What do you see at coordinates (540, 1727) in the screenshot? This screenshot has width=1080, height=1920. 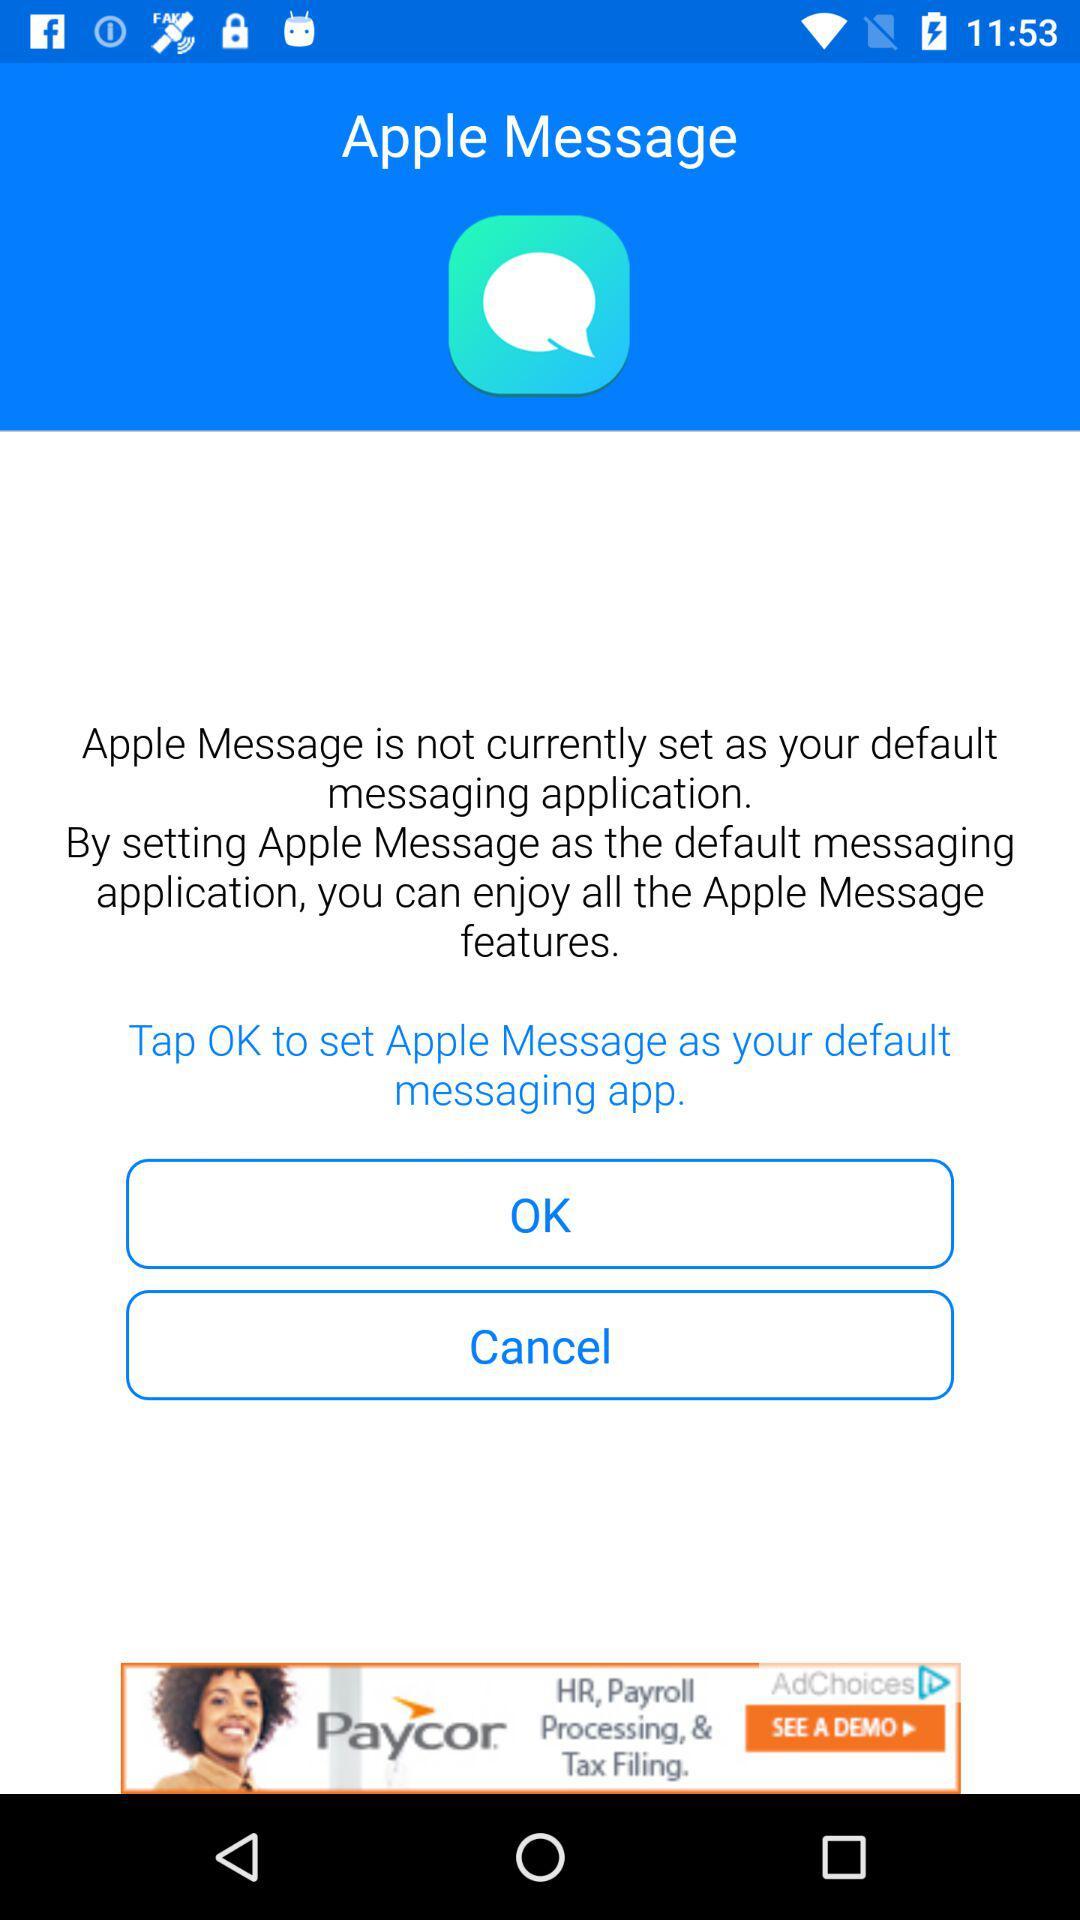 I see `advertisement bar` at bounding box center [540, 1727].